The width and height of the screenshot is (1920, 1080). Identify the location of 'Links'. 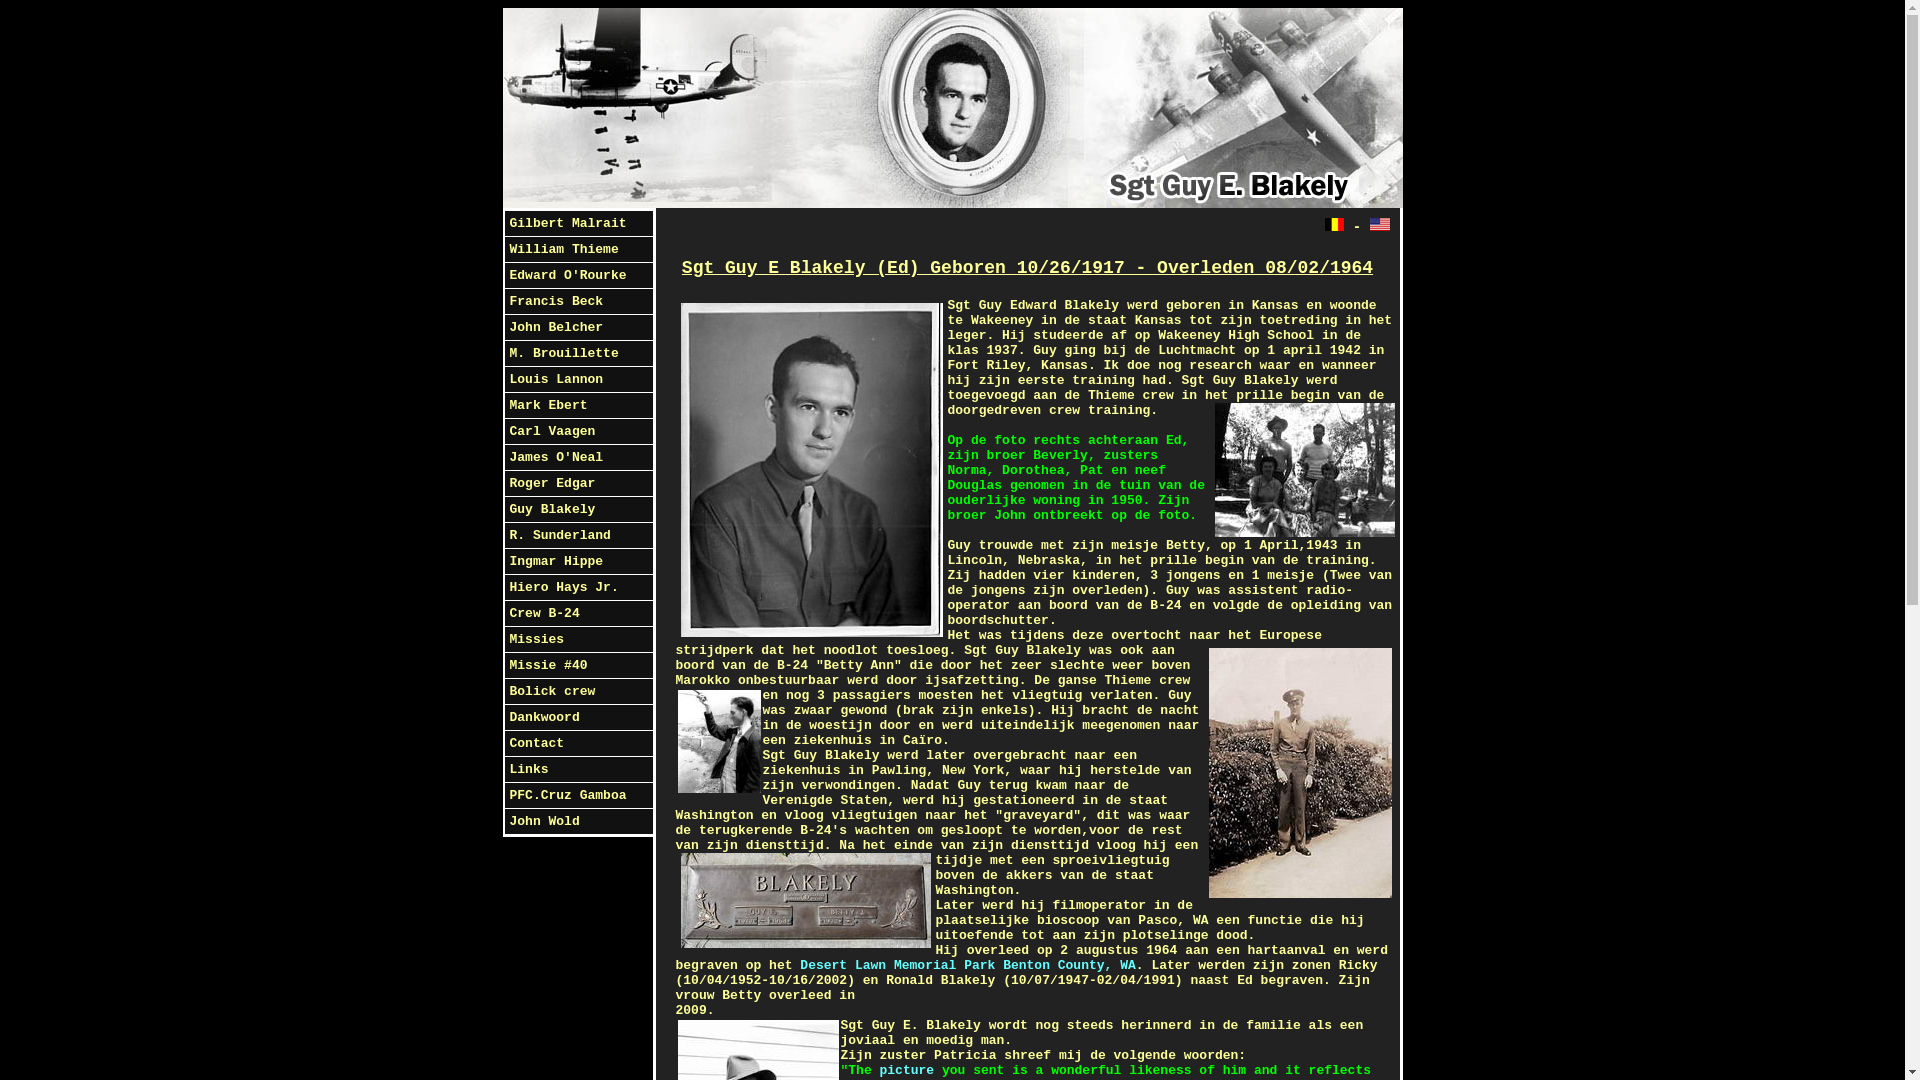
(576, 769).